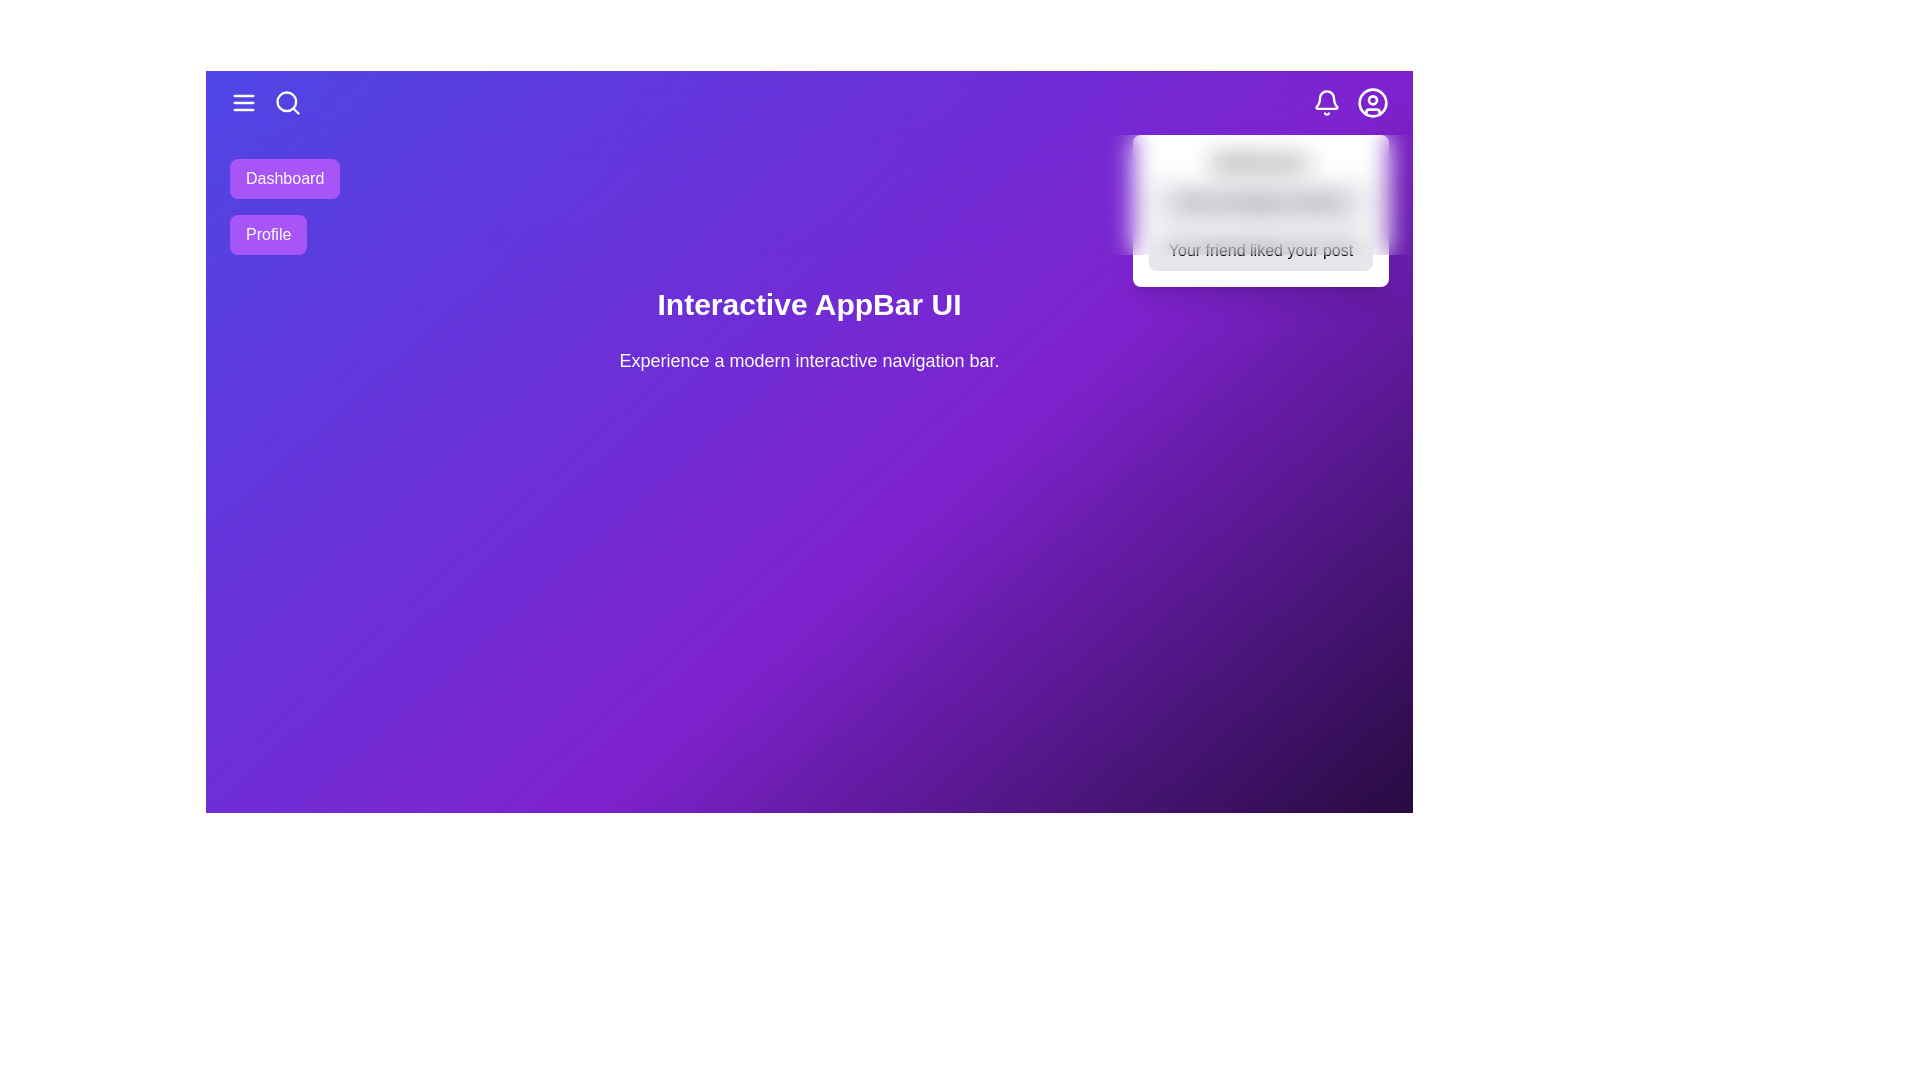  What do you see at coordinates (267, 234) in the screenshot?
I see `the Profile button to navigate to the Profile section` at bounding box center [267, 234].